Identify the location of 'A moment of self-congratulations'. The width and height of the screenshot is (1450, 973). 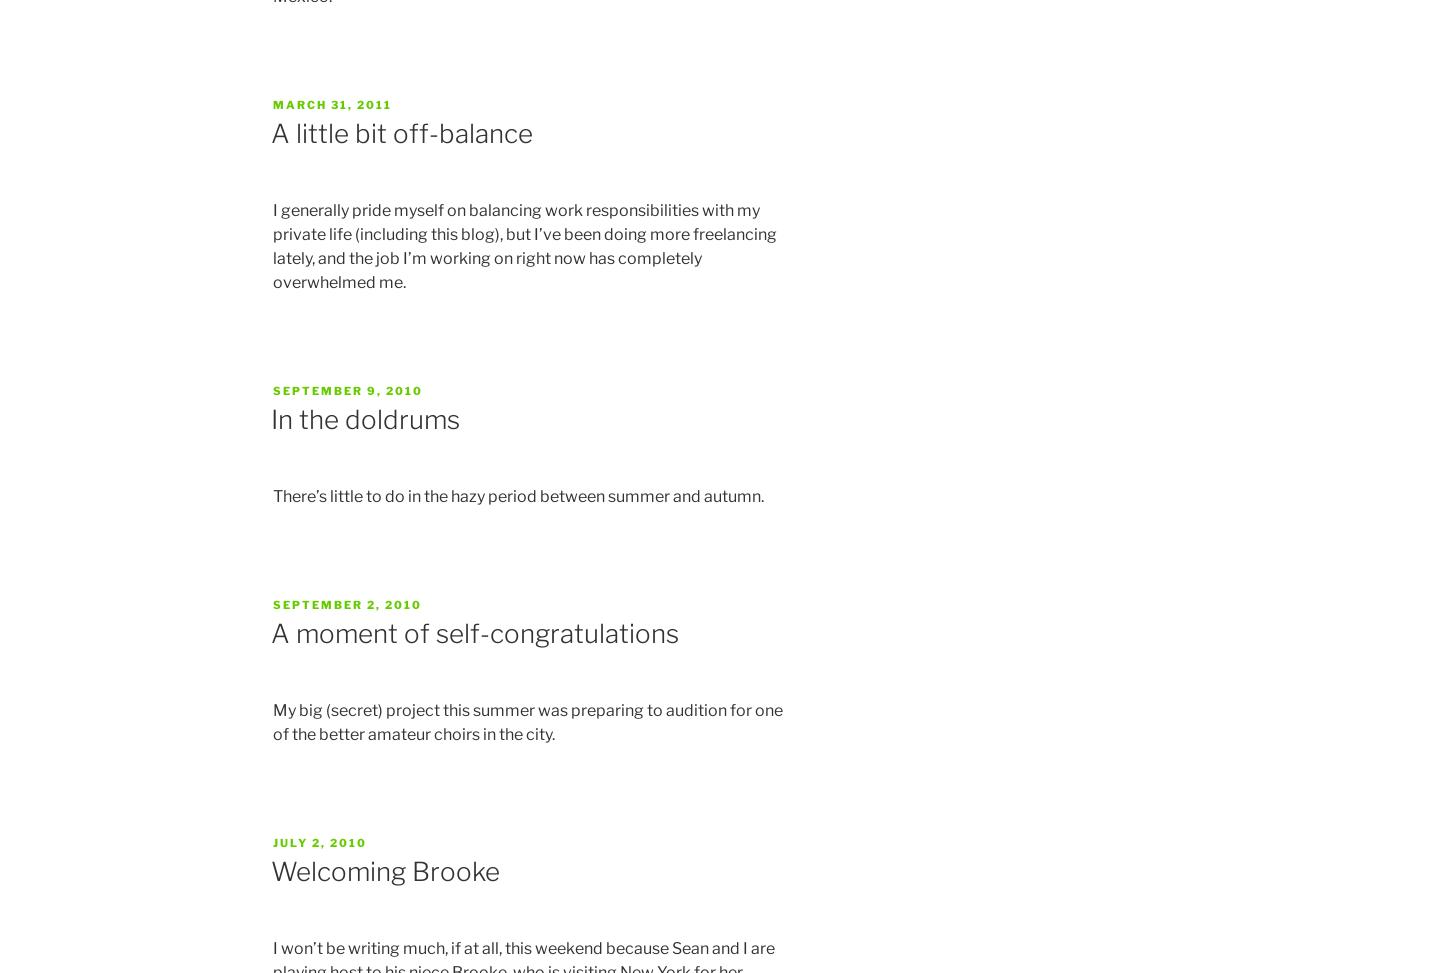
(474, 632).